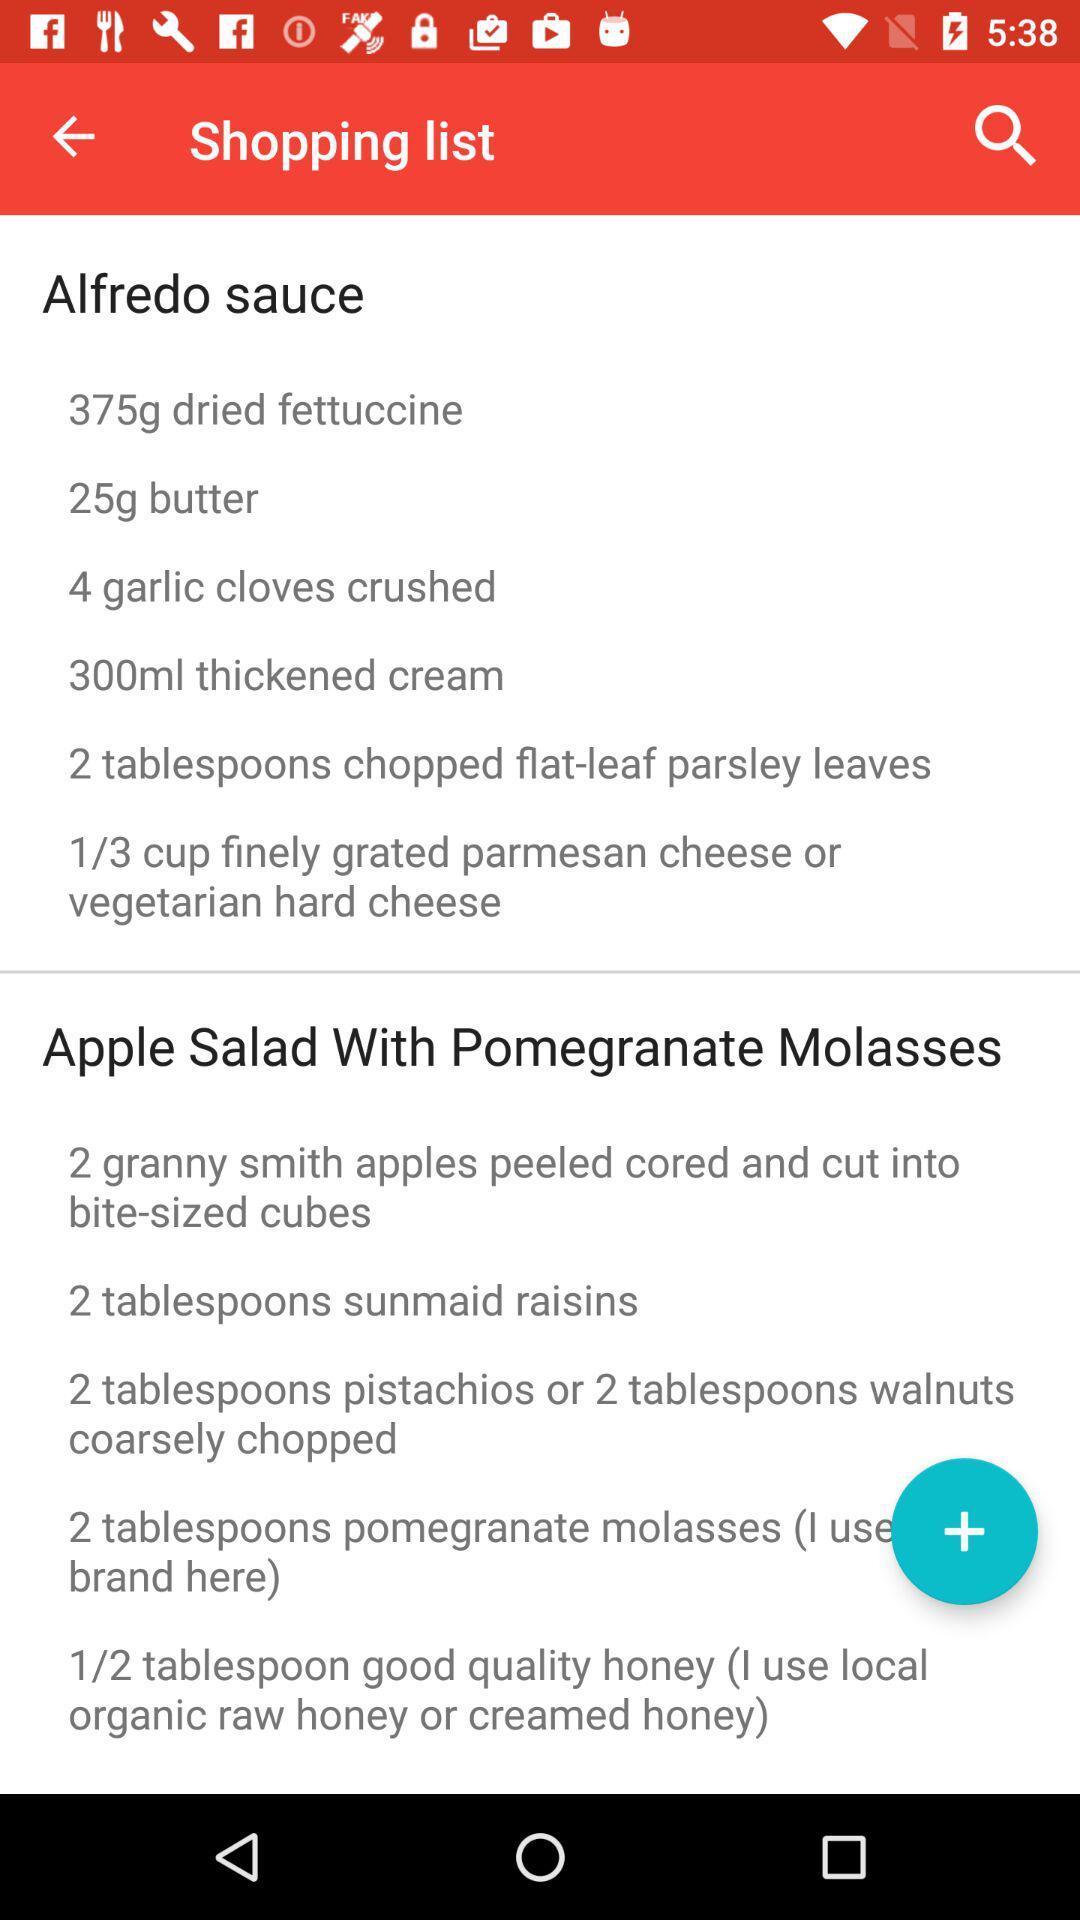 This screenshot has width=1080, height=1920. Describe the element at coordinates (963, 1530) in the screenshot. I see `the add icon` at that location.